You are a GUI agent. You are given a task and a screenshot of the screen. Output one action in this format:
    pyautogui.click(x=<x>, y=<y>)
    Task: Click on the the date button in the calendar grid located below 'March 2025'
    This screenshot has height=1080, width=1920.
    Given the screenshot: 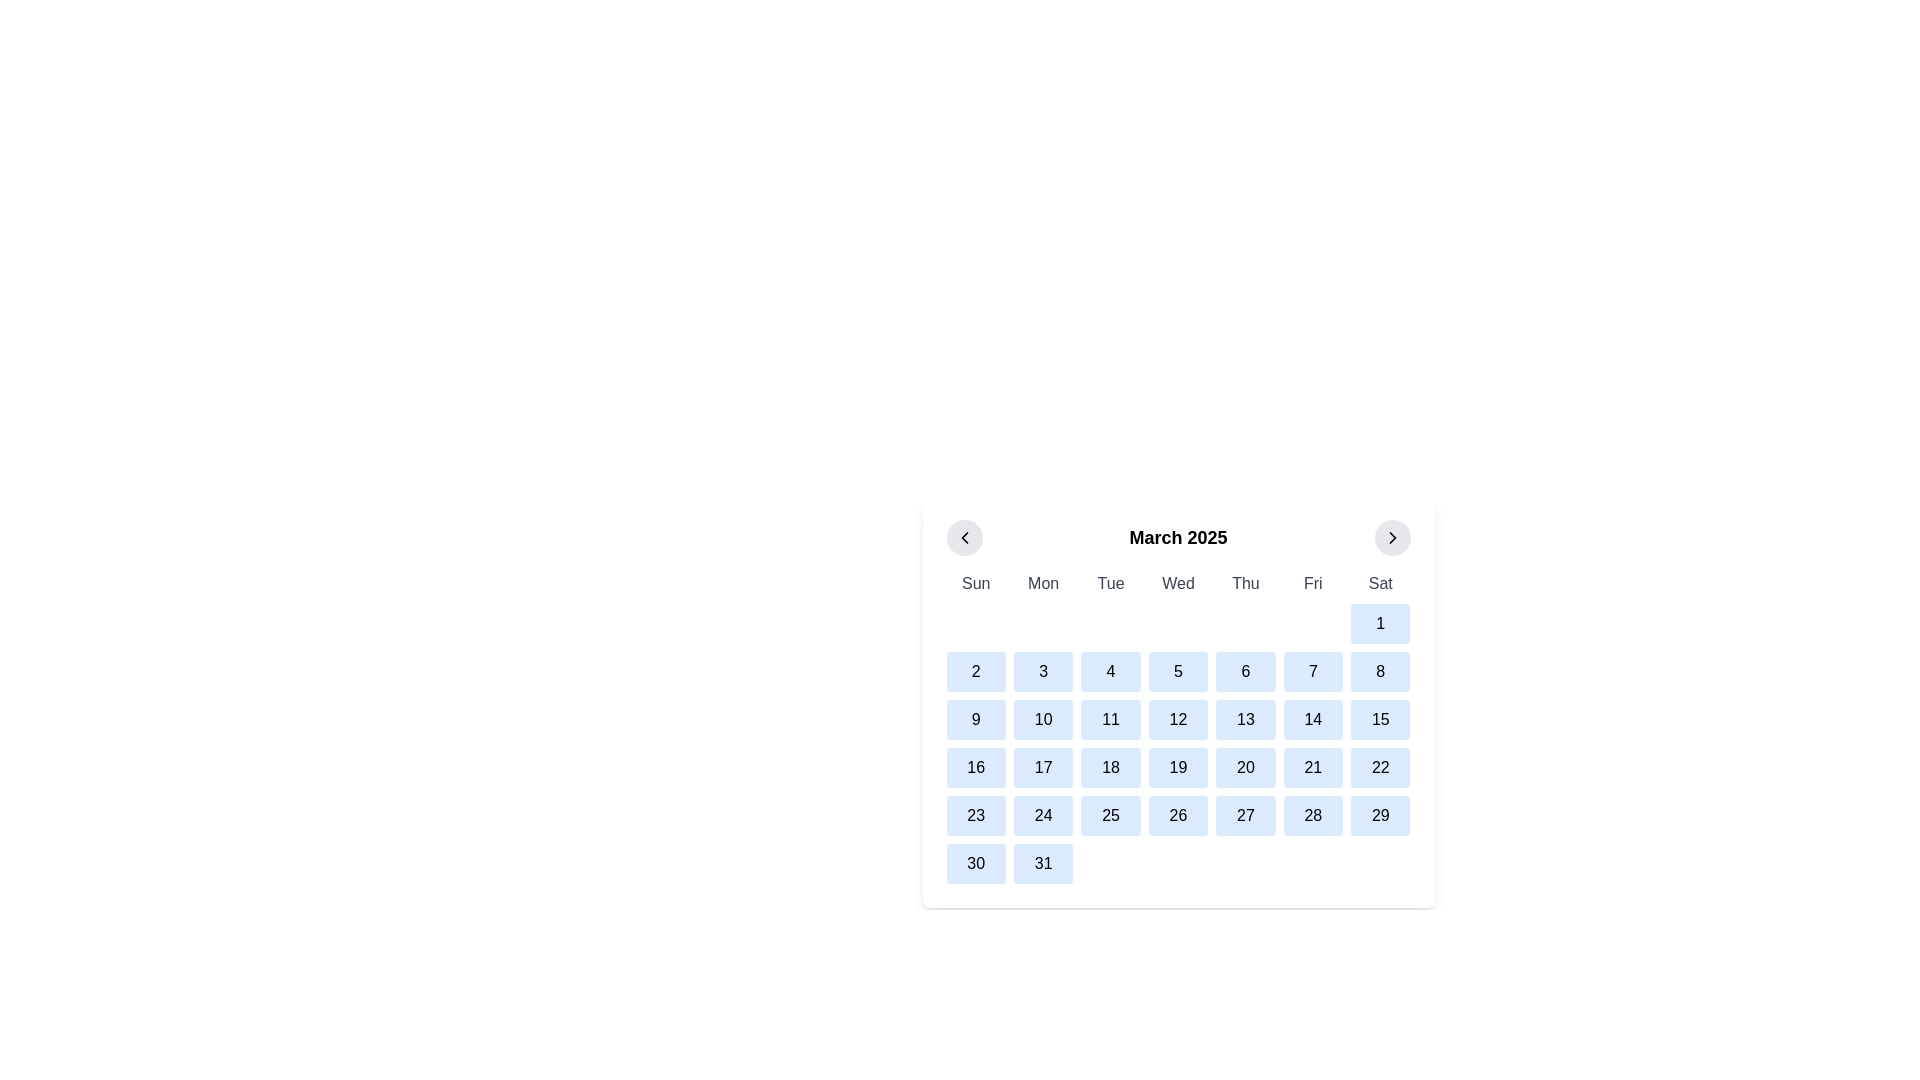 What is the action you would take?
    pyautogui.click(x=1178, y=728)
    